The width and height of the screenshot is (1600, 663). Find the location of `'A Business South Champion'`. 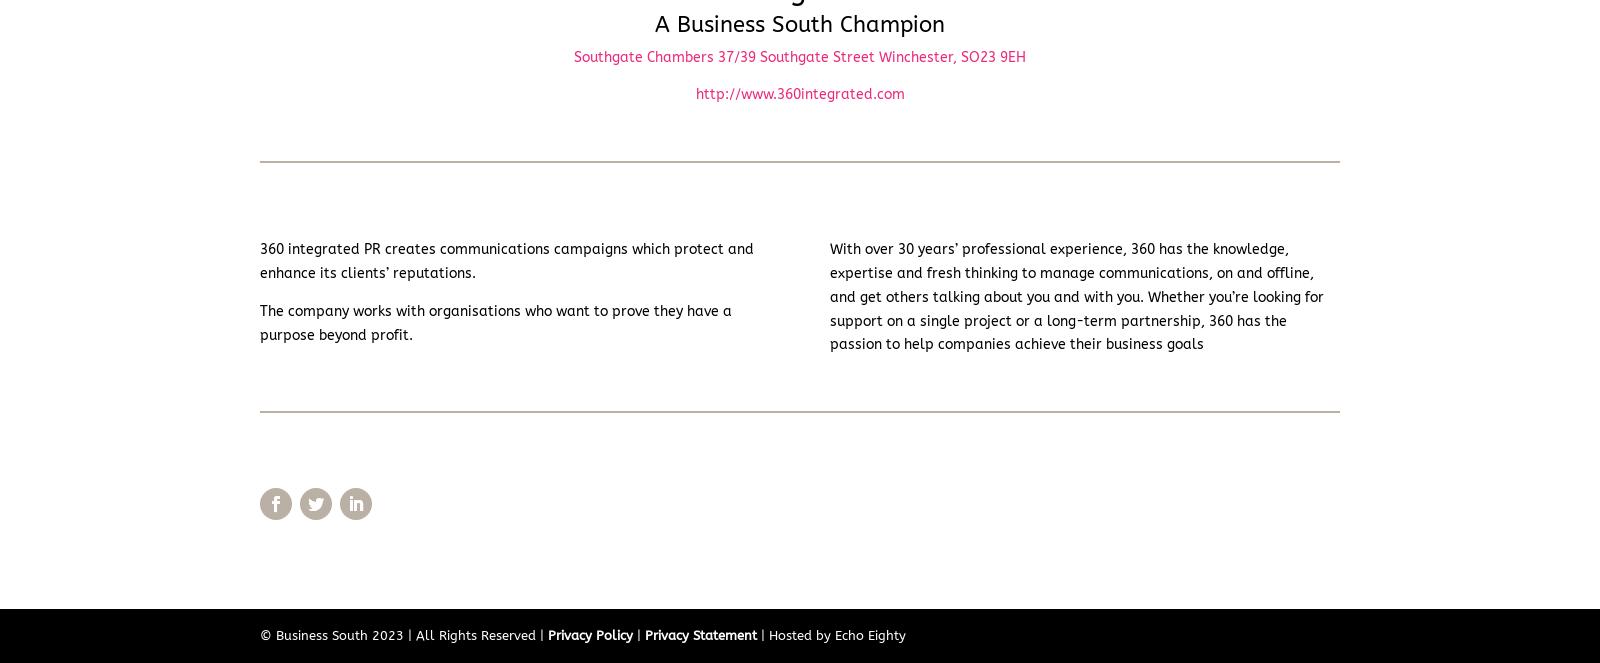

'A Business South Champion' is located at coordinates (655, 24).